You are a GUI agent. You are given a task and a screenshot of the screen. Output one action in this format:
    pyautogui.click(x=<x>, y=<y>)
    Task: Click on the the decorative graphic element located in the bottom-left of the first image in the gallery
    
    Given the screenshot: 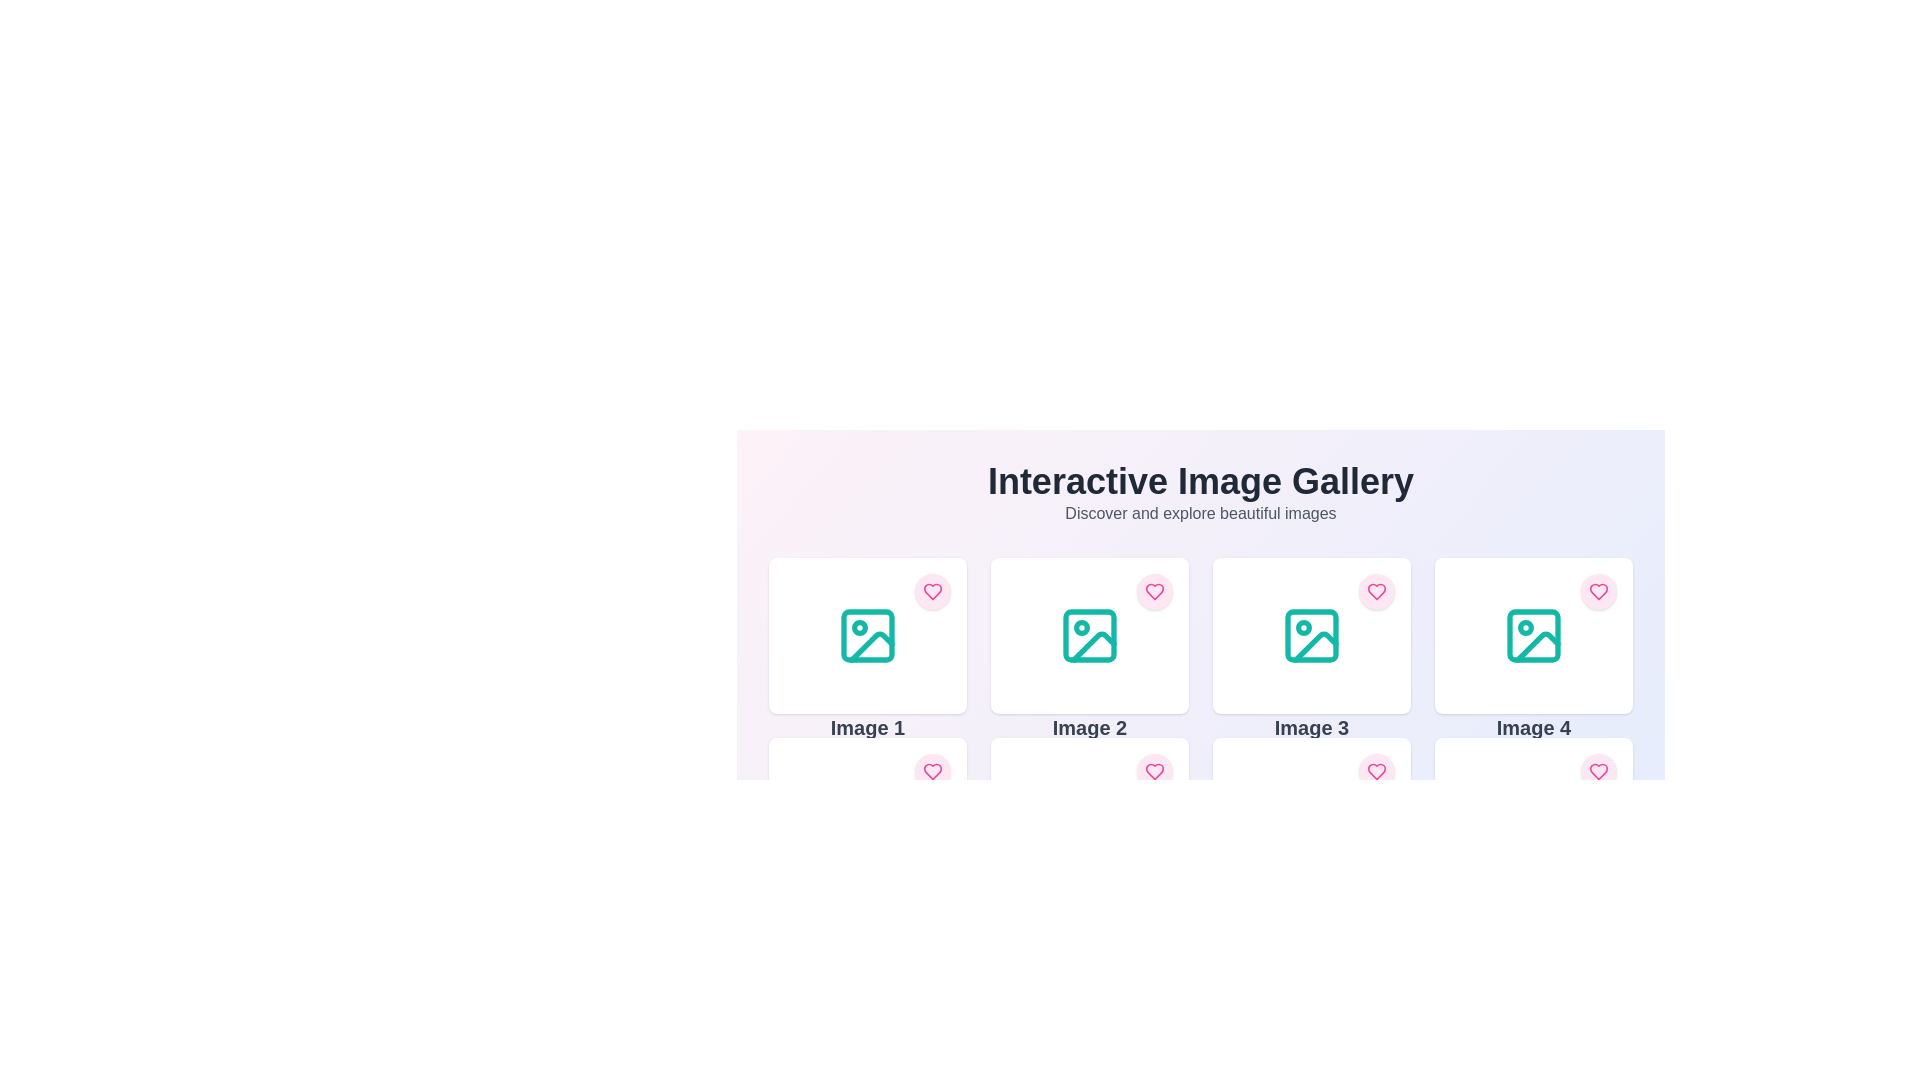 What is the action you would take?
    pyautogui.click(x=872, y=647)
    